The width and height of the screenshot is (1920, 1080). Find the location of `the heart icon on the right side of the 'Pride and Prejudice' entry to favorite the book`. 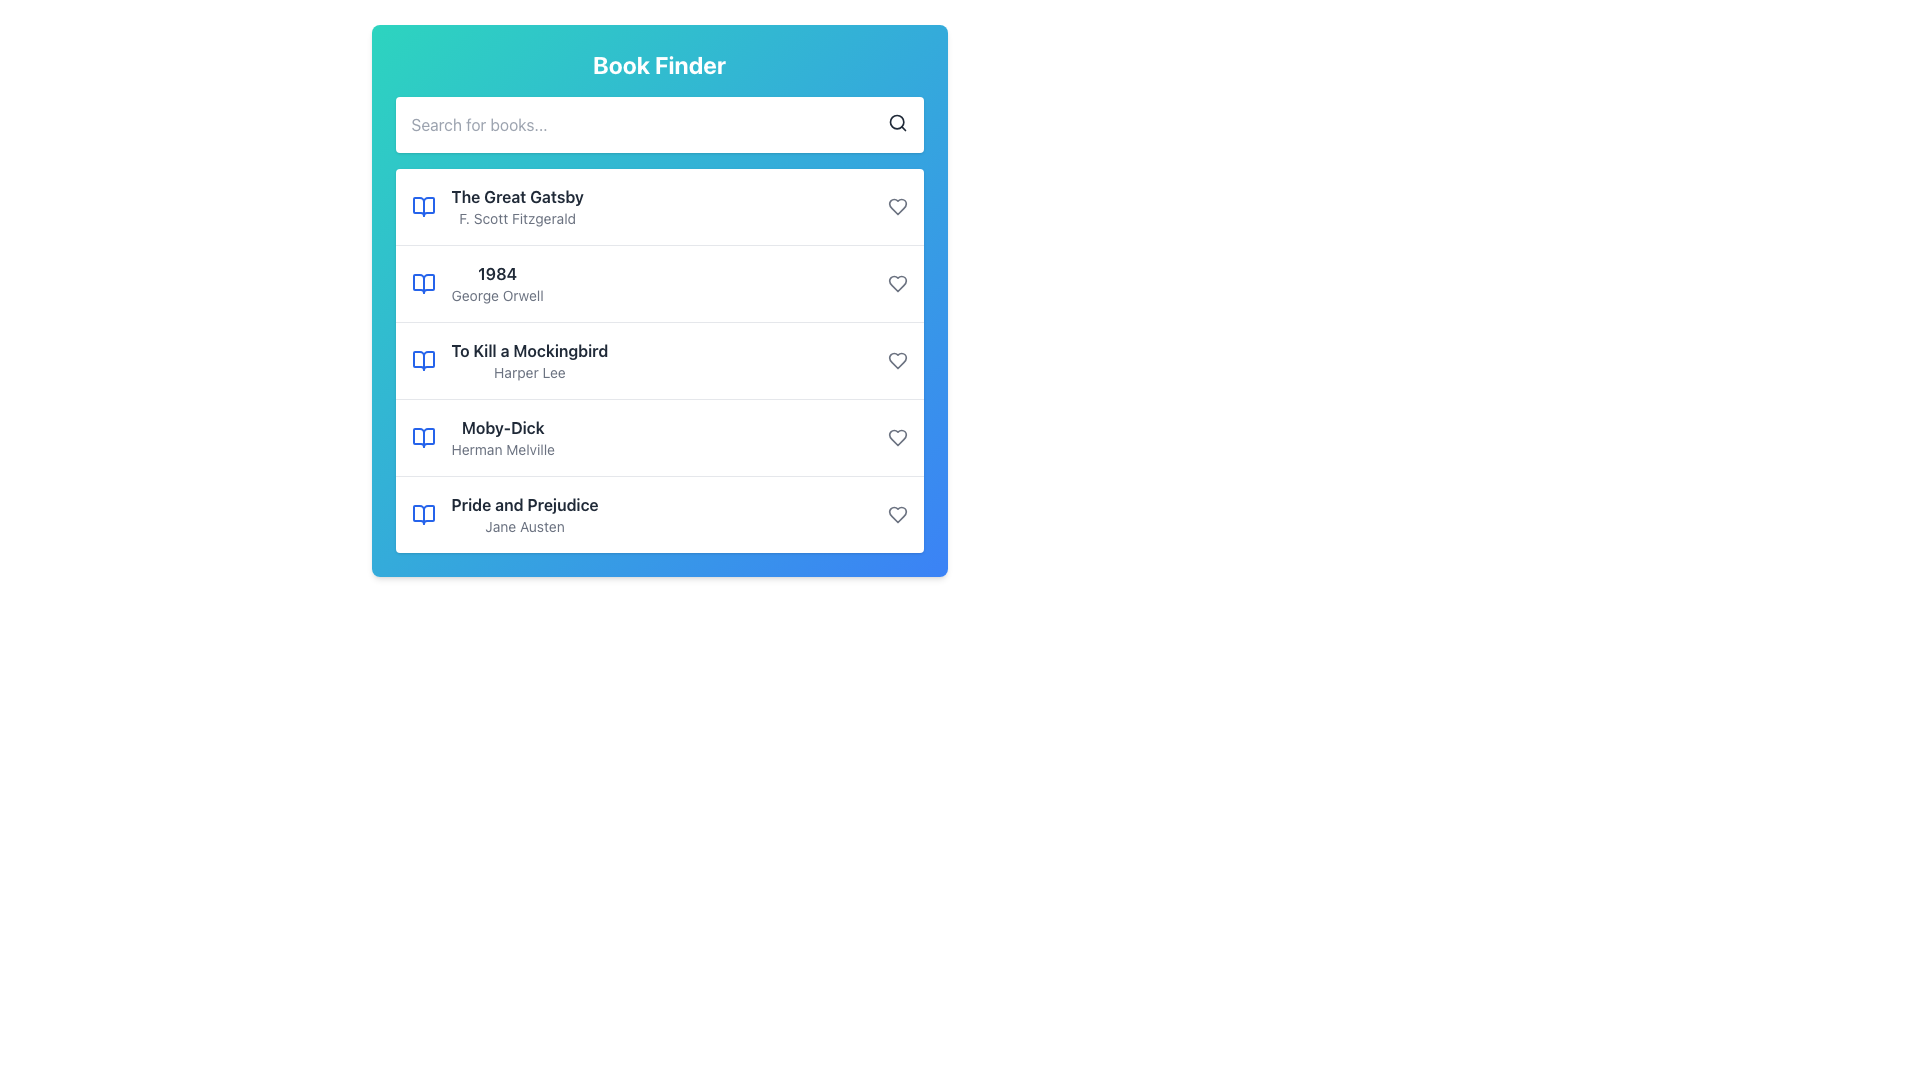

the heart icon on the right side of the 'Pride and Prejudice' entry to favorite the book is located at coordinates (896, 514).